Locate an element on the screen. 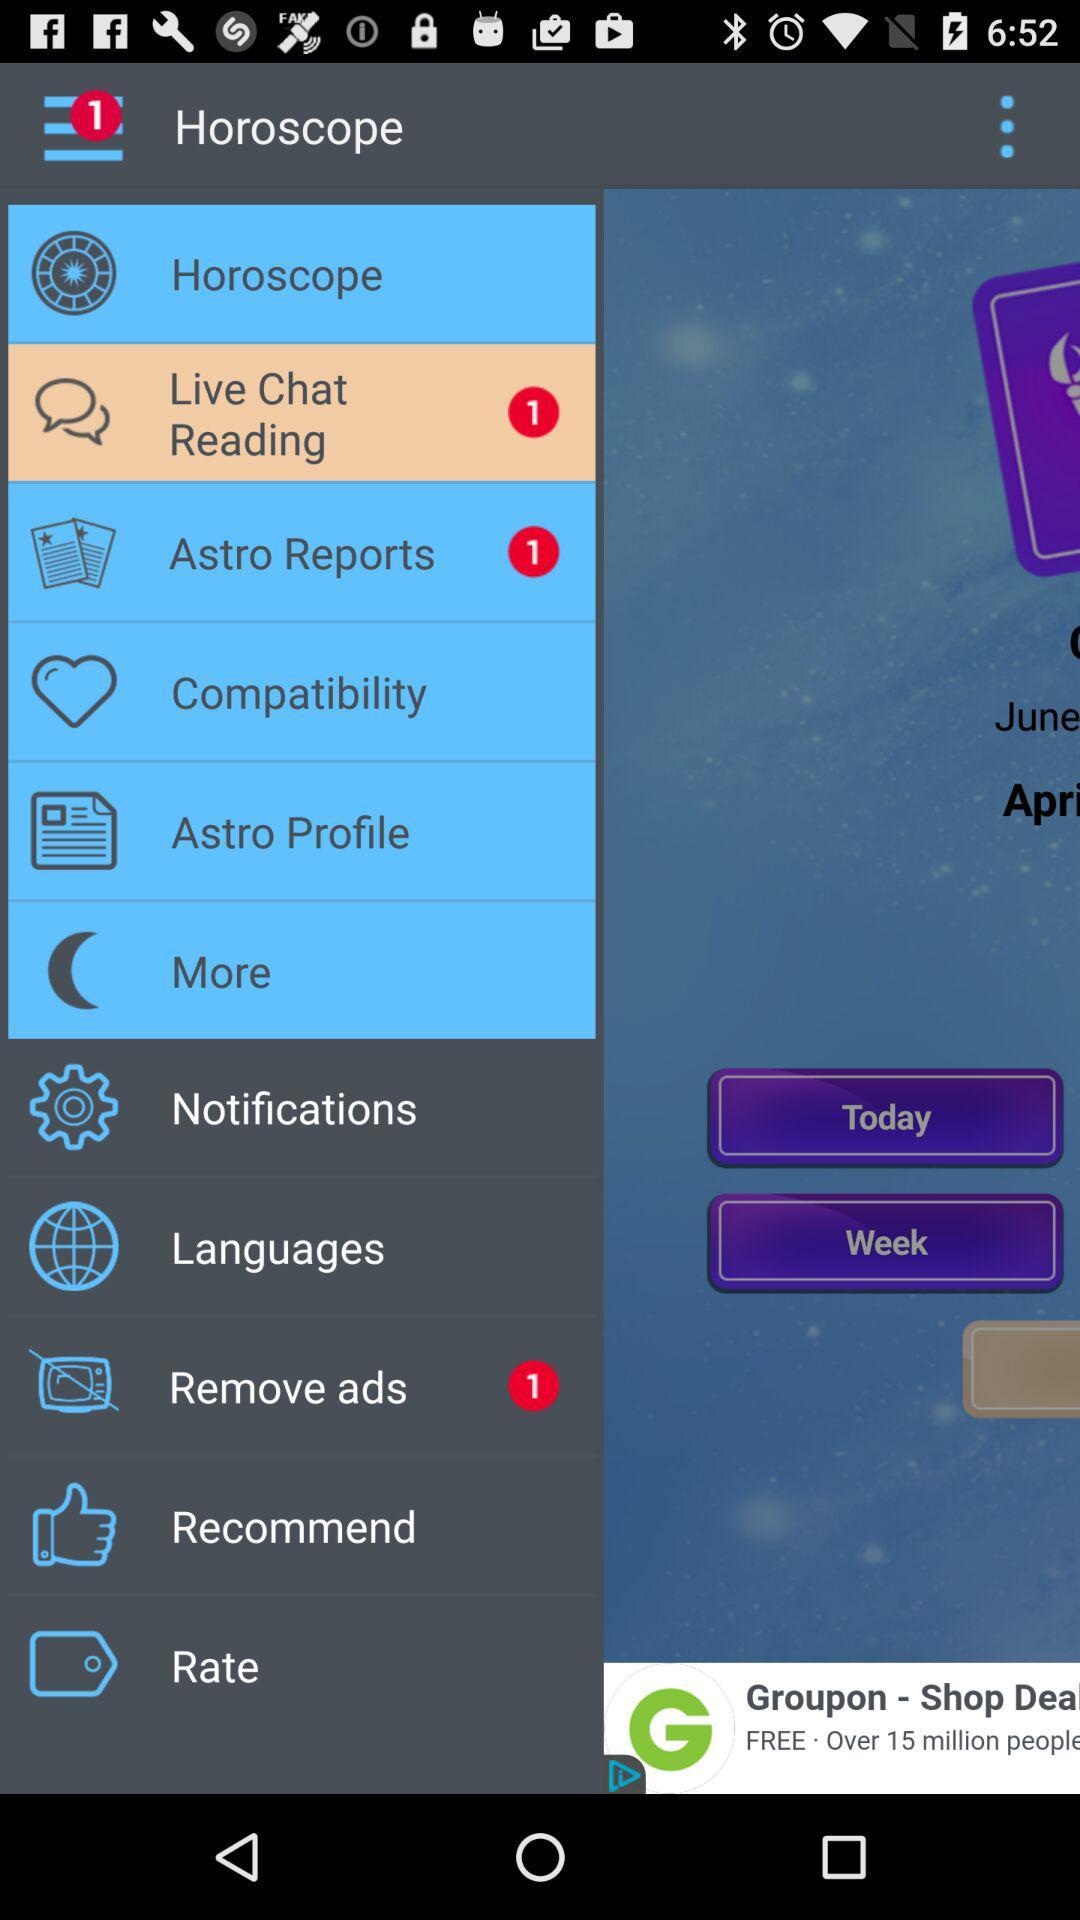 This screenshot has height=1920, width=1080. see today 's horoscope is located at coordinates (885, 1115).